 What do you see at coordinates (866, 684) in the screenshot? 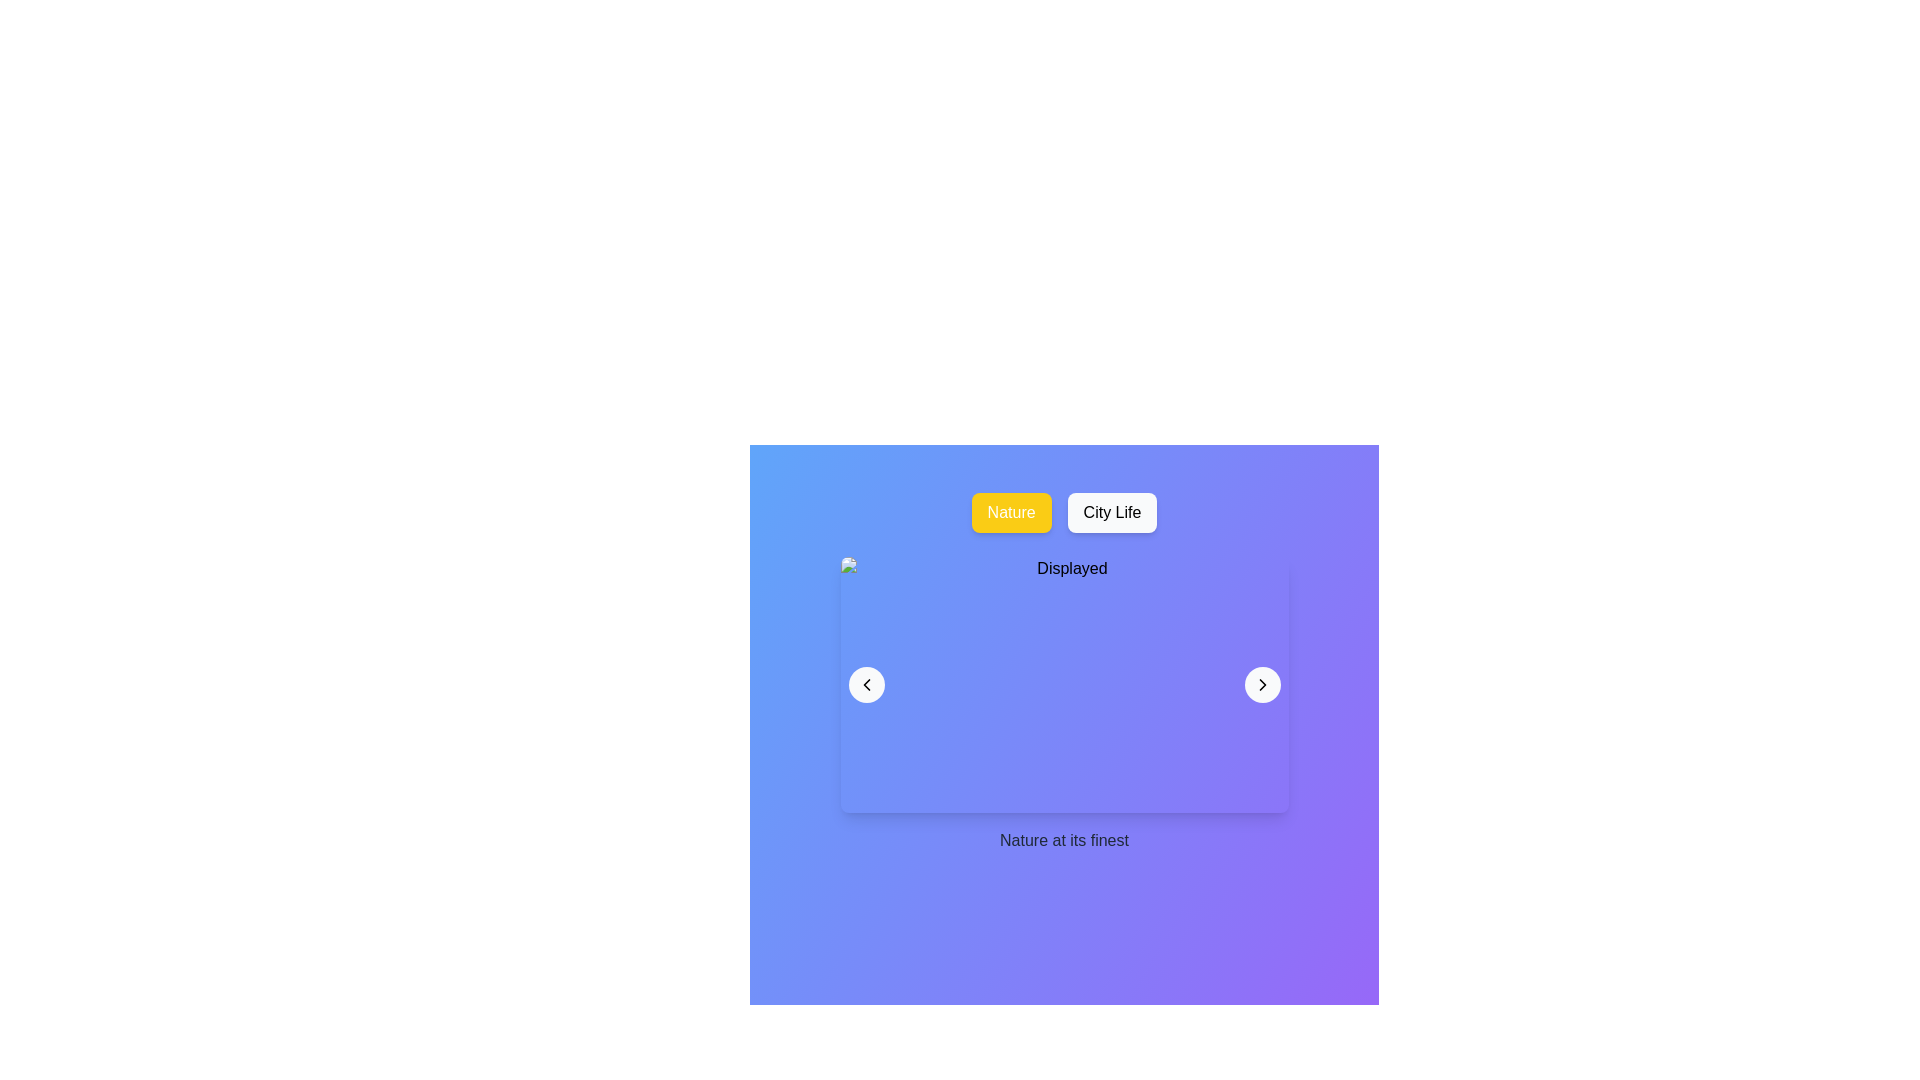
I see `the leftward chevron arrow icon within the rounded button on the left side of the button pair` at bounding box center [866, 684].